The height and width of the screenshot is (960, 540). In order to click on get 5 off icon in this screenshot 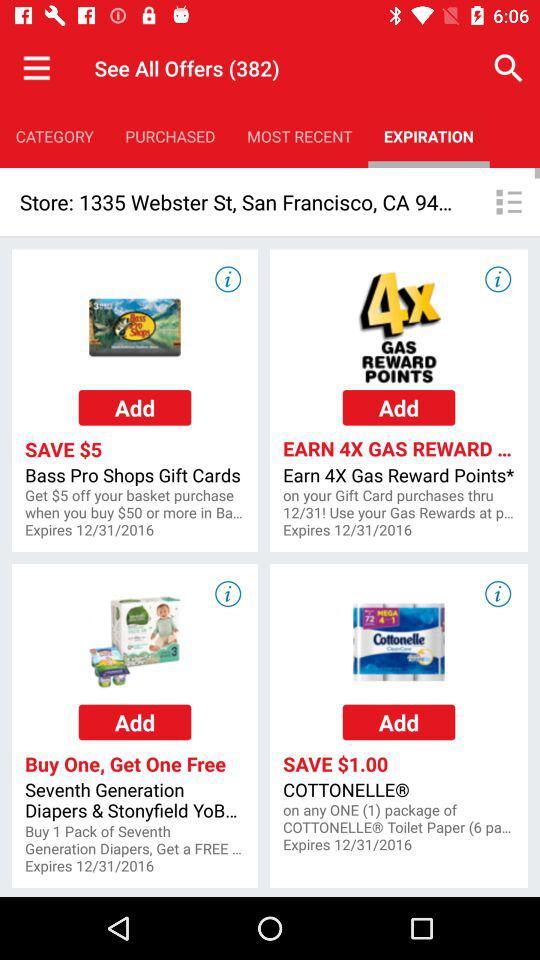, I will do `click(135, 503)`.